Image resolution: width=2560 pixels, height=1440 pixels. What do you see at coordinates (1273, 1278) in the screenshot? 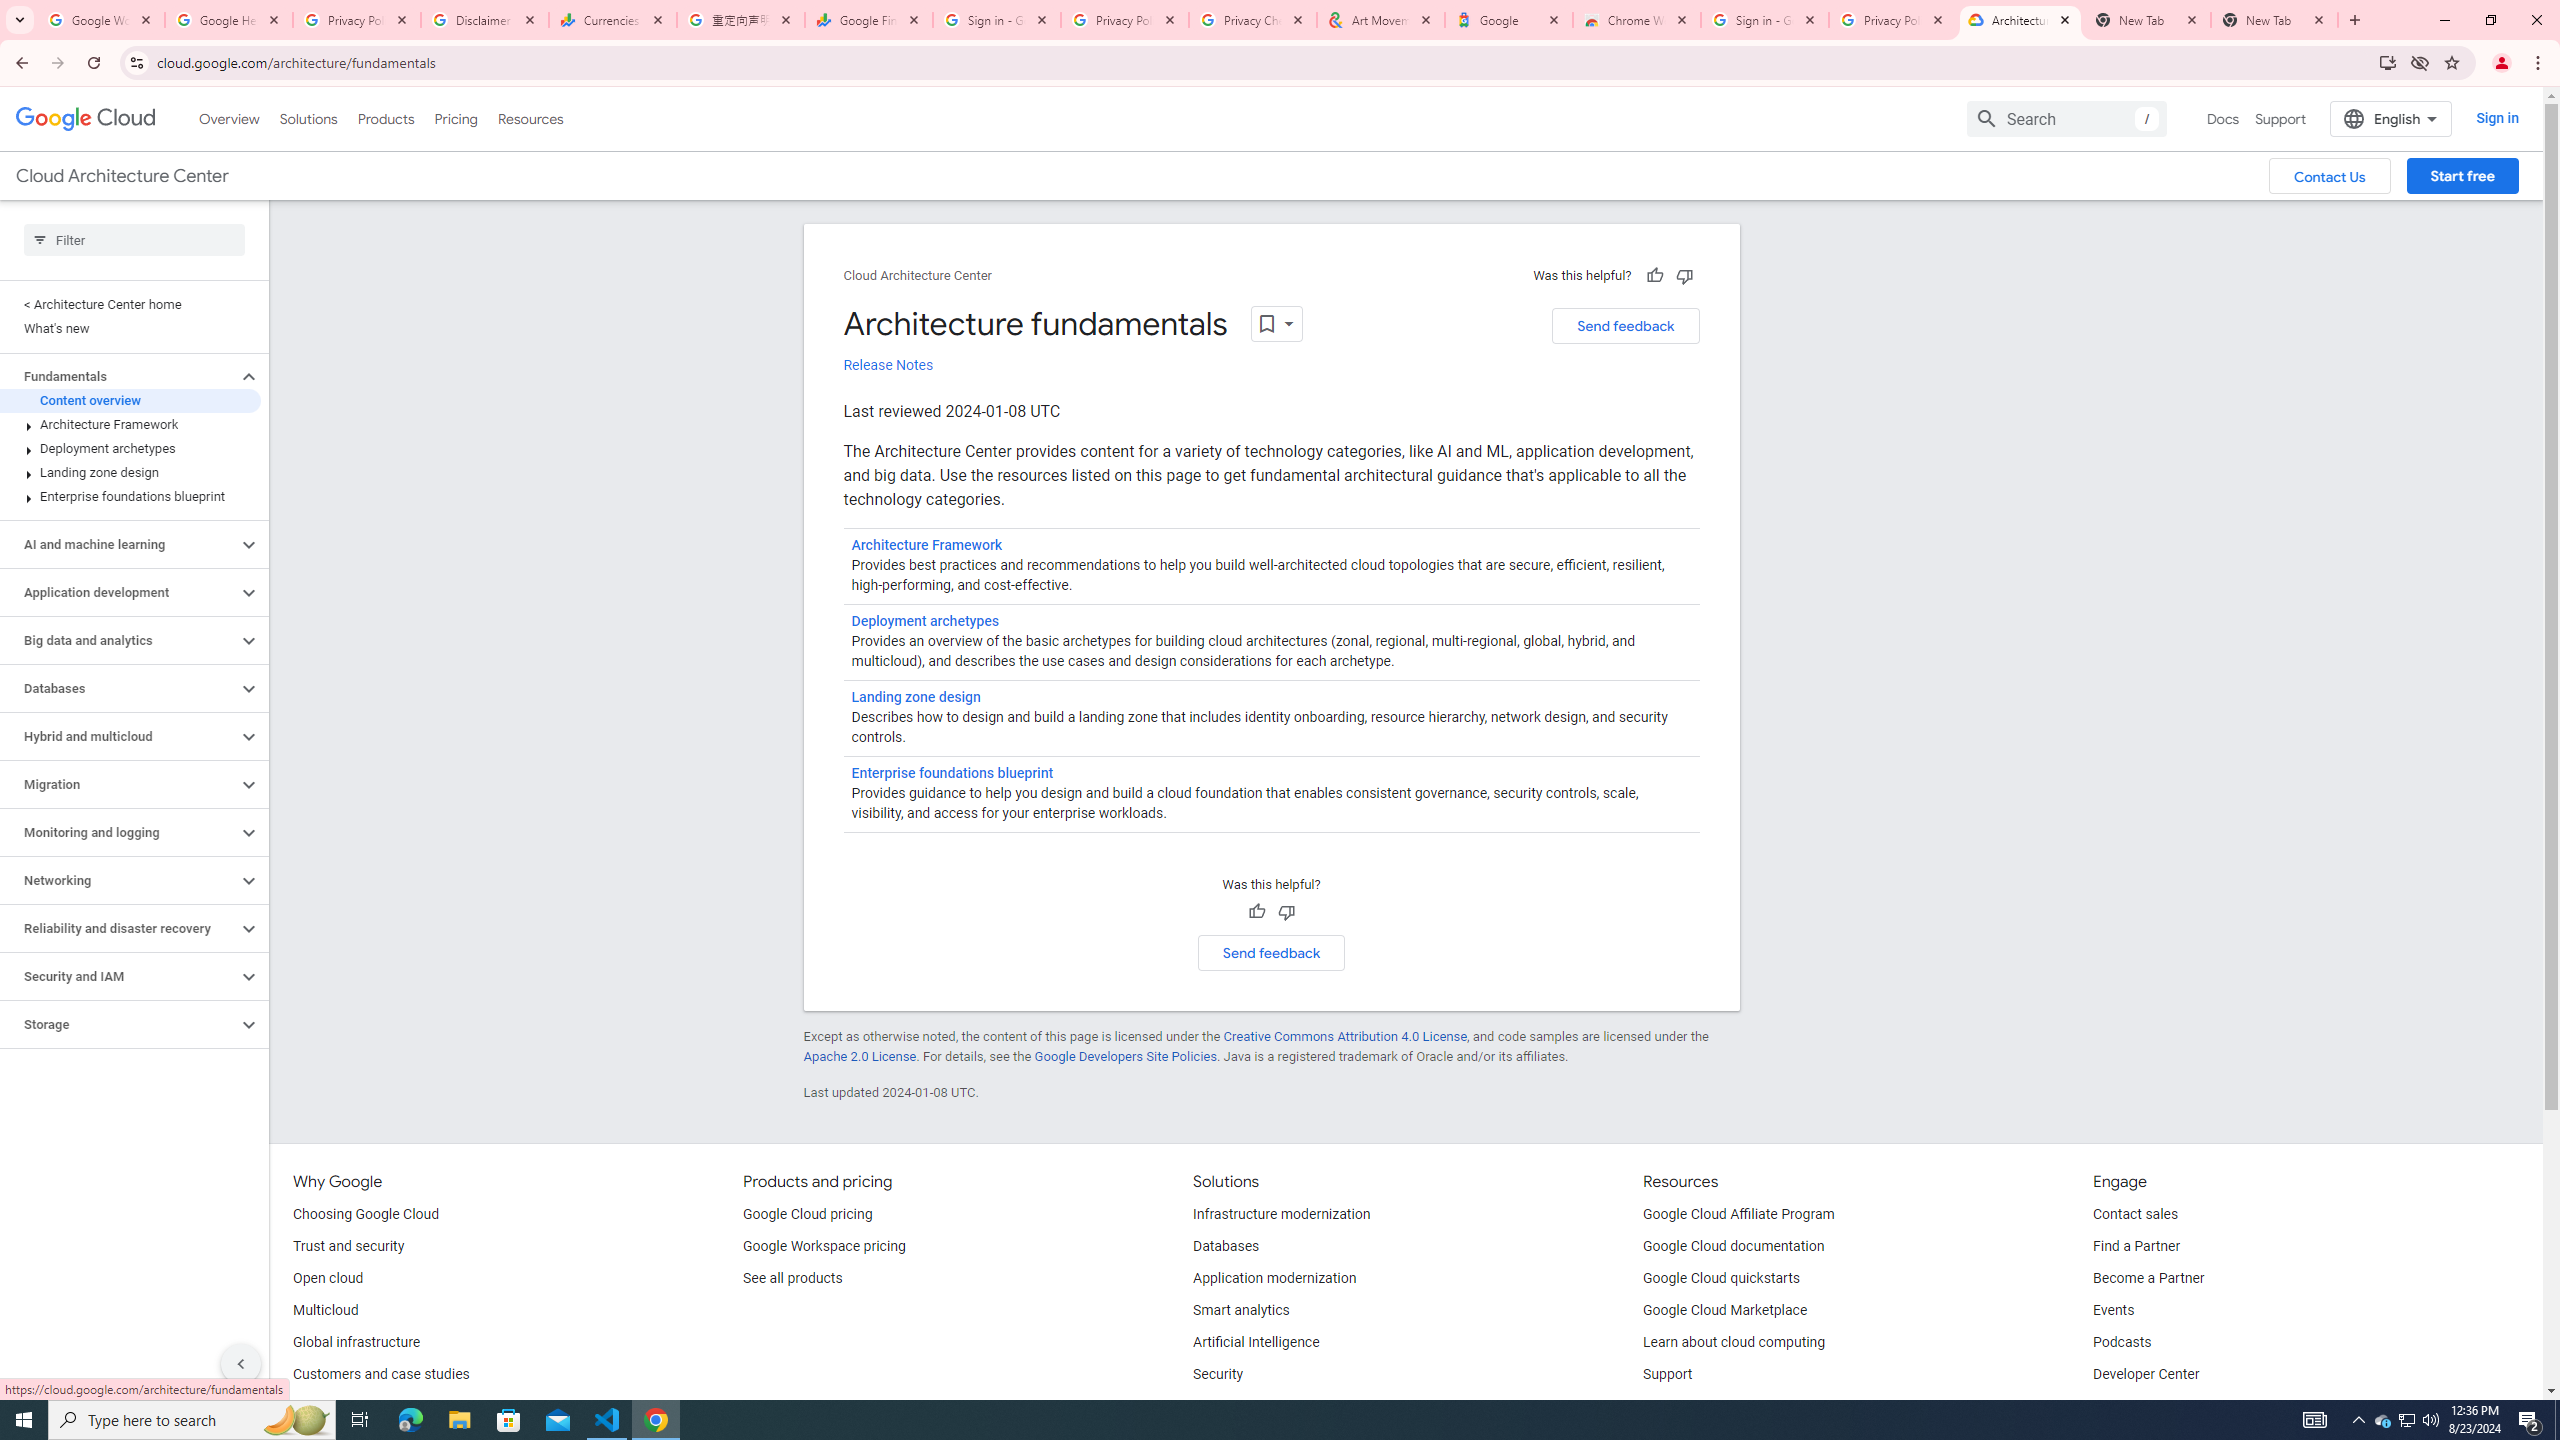
I see `'Application modernization'` at bounding box center [1273, 1278].